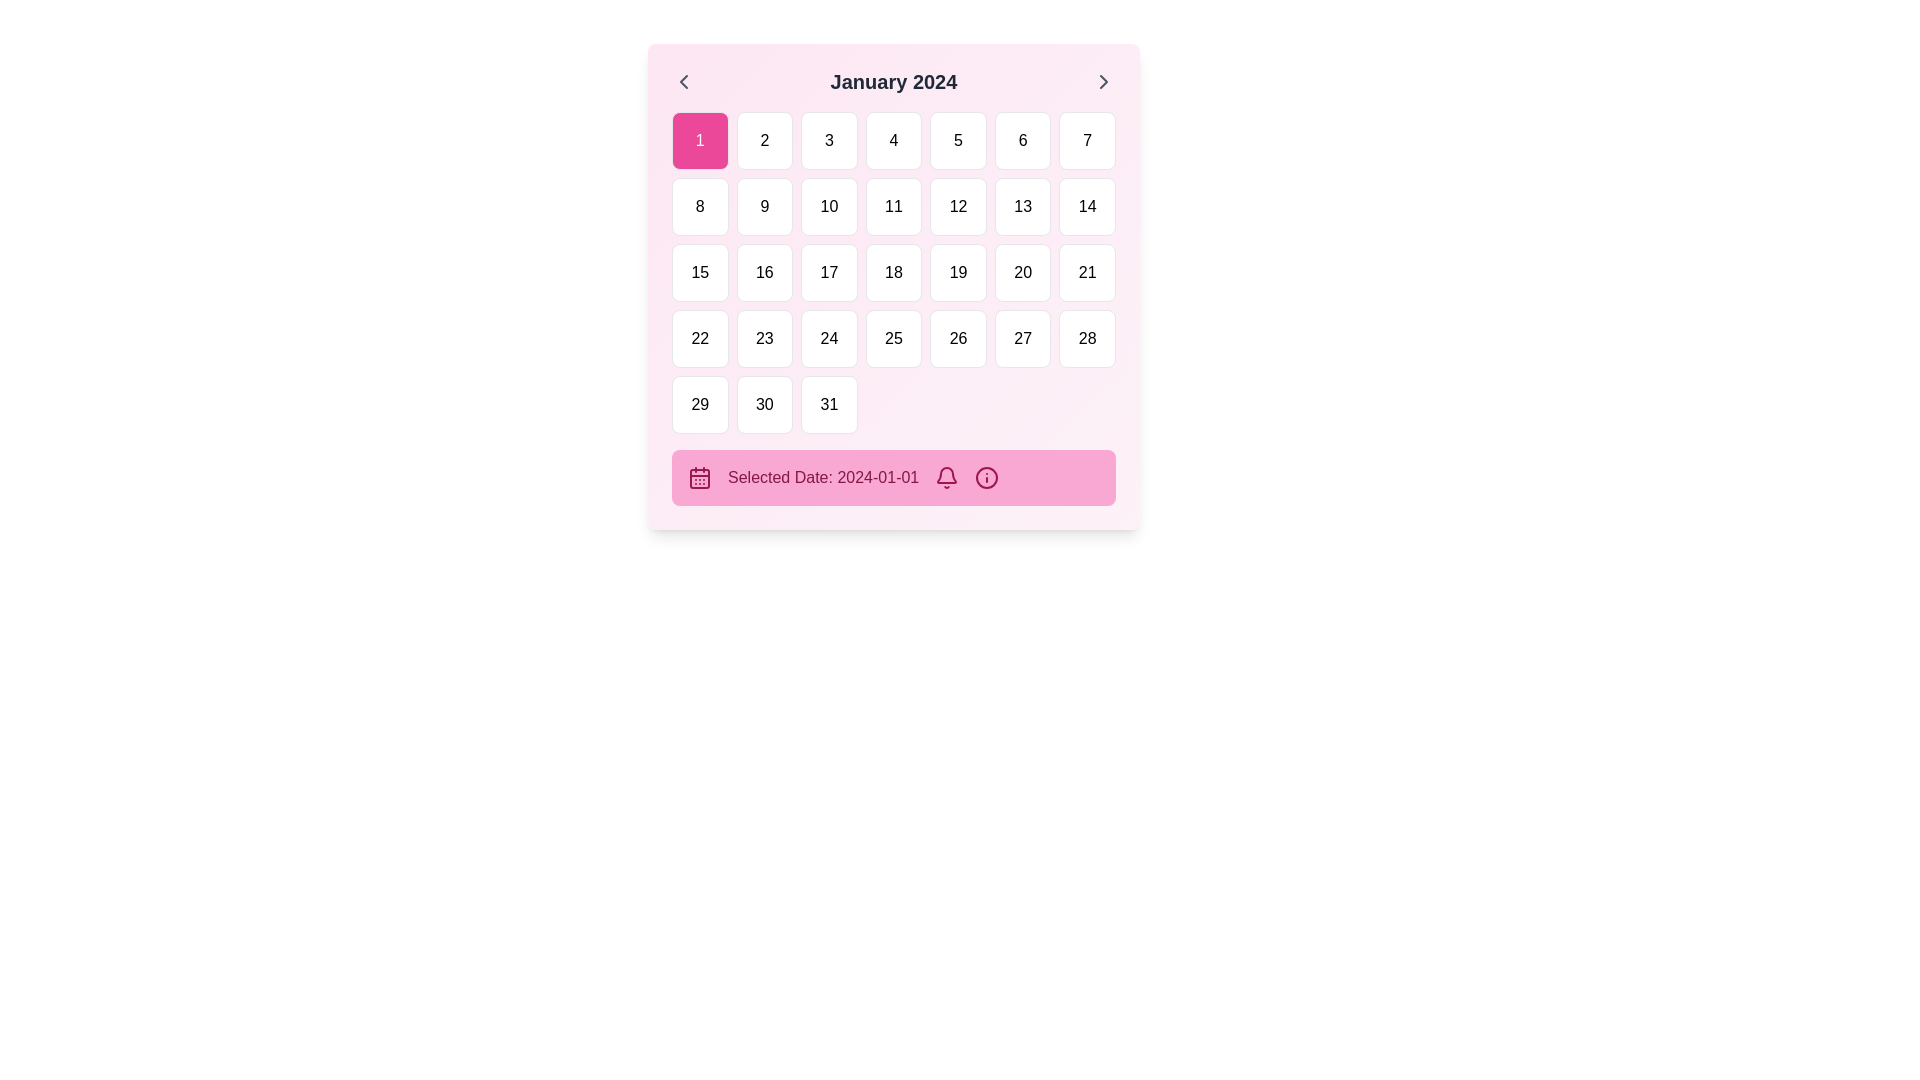 Image resolution: width=1920 pixels, height=1080 pixels. I want to click on the square button with rounded corners containing the number '6', so click(1023, 140).